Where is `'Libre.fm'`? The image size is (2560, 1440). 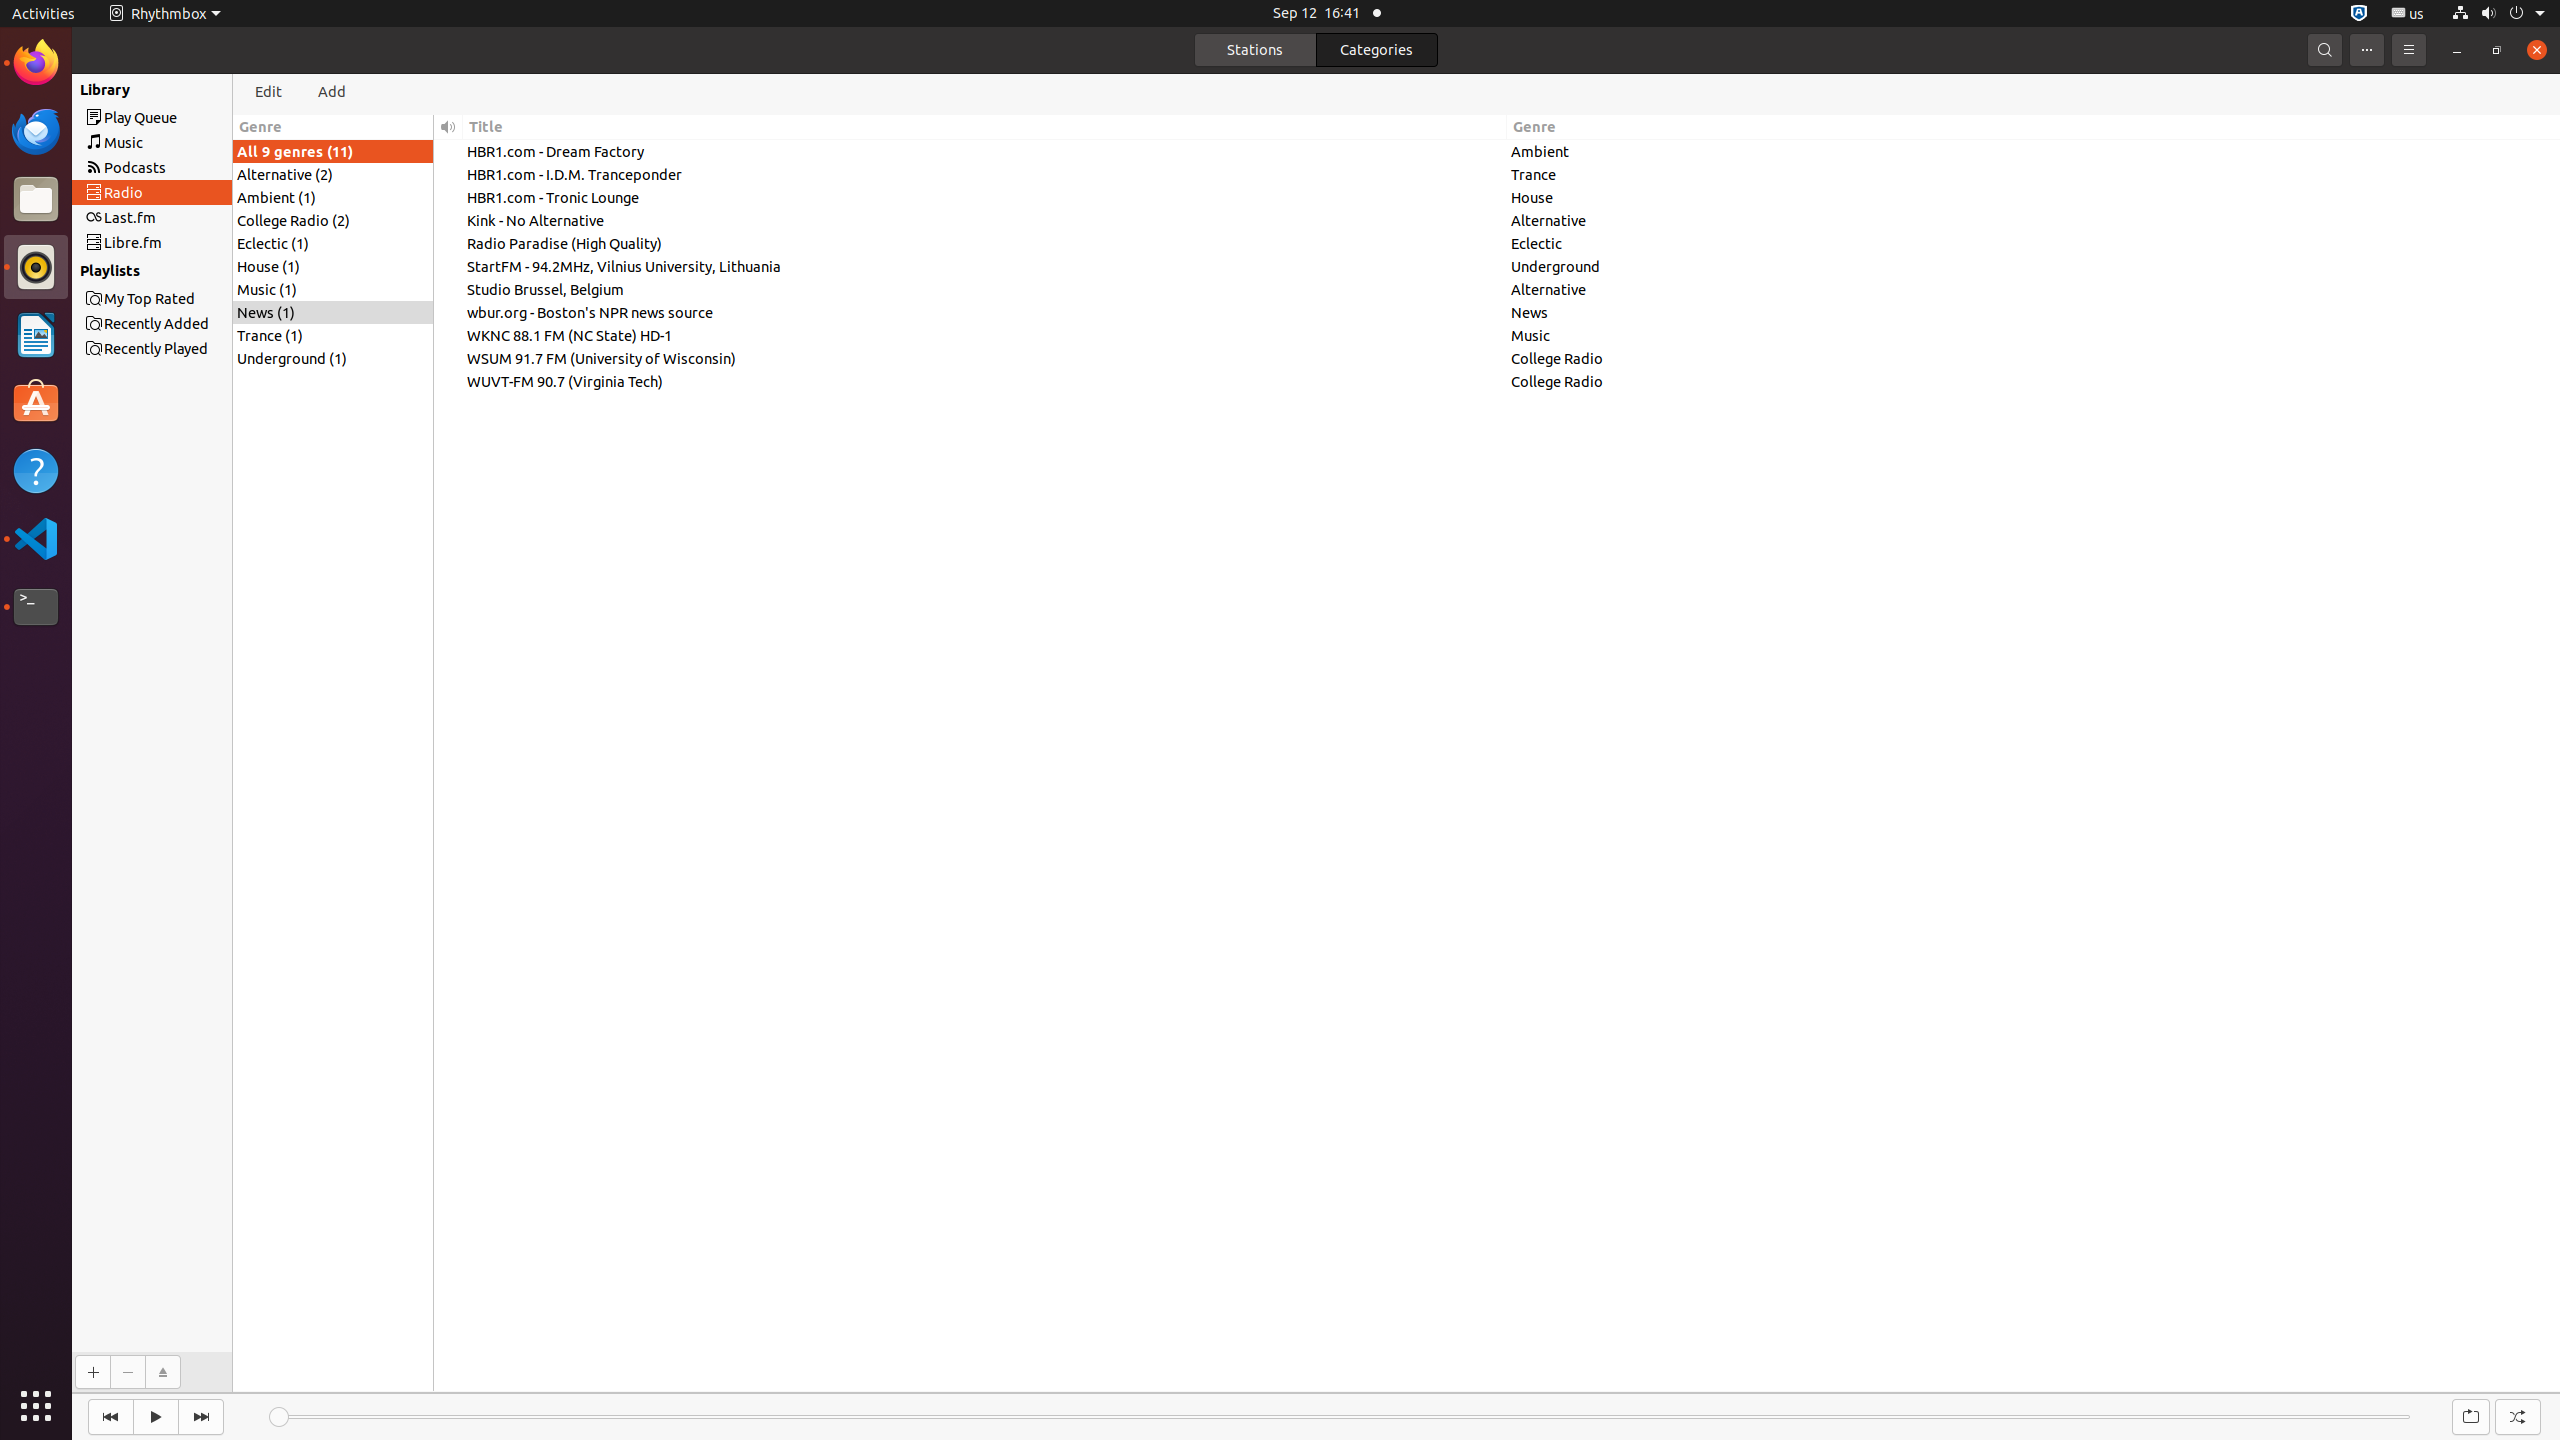 'Libre.fm' is located at coordinates (187, 241).